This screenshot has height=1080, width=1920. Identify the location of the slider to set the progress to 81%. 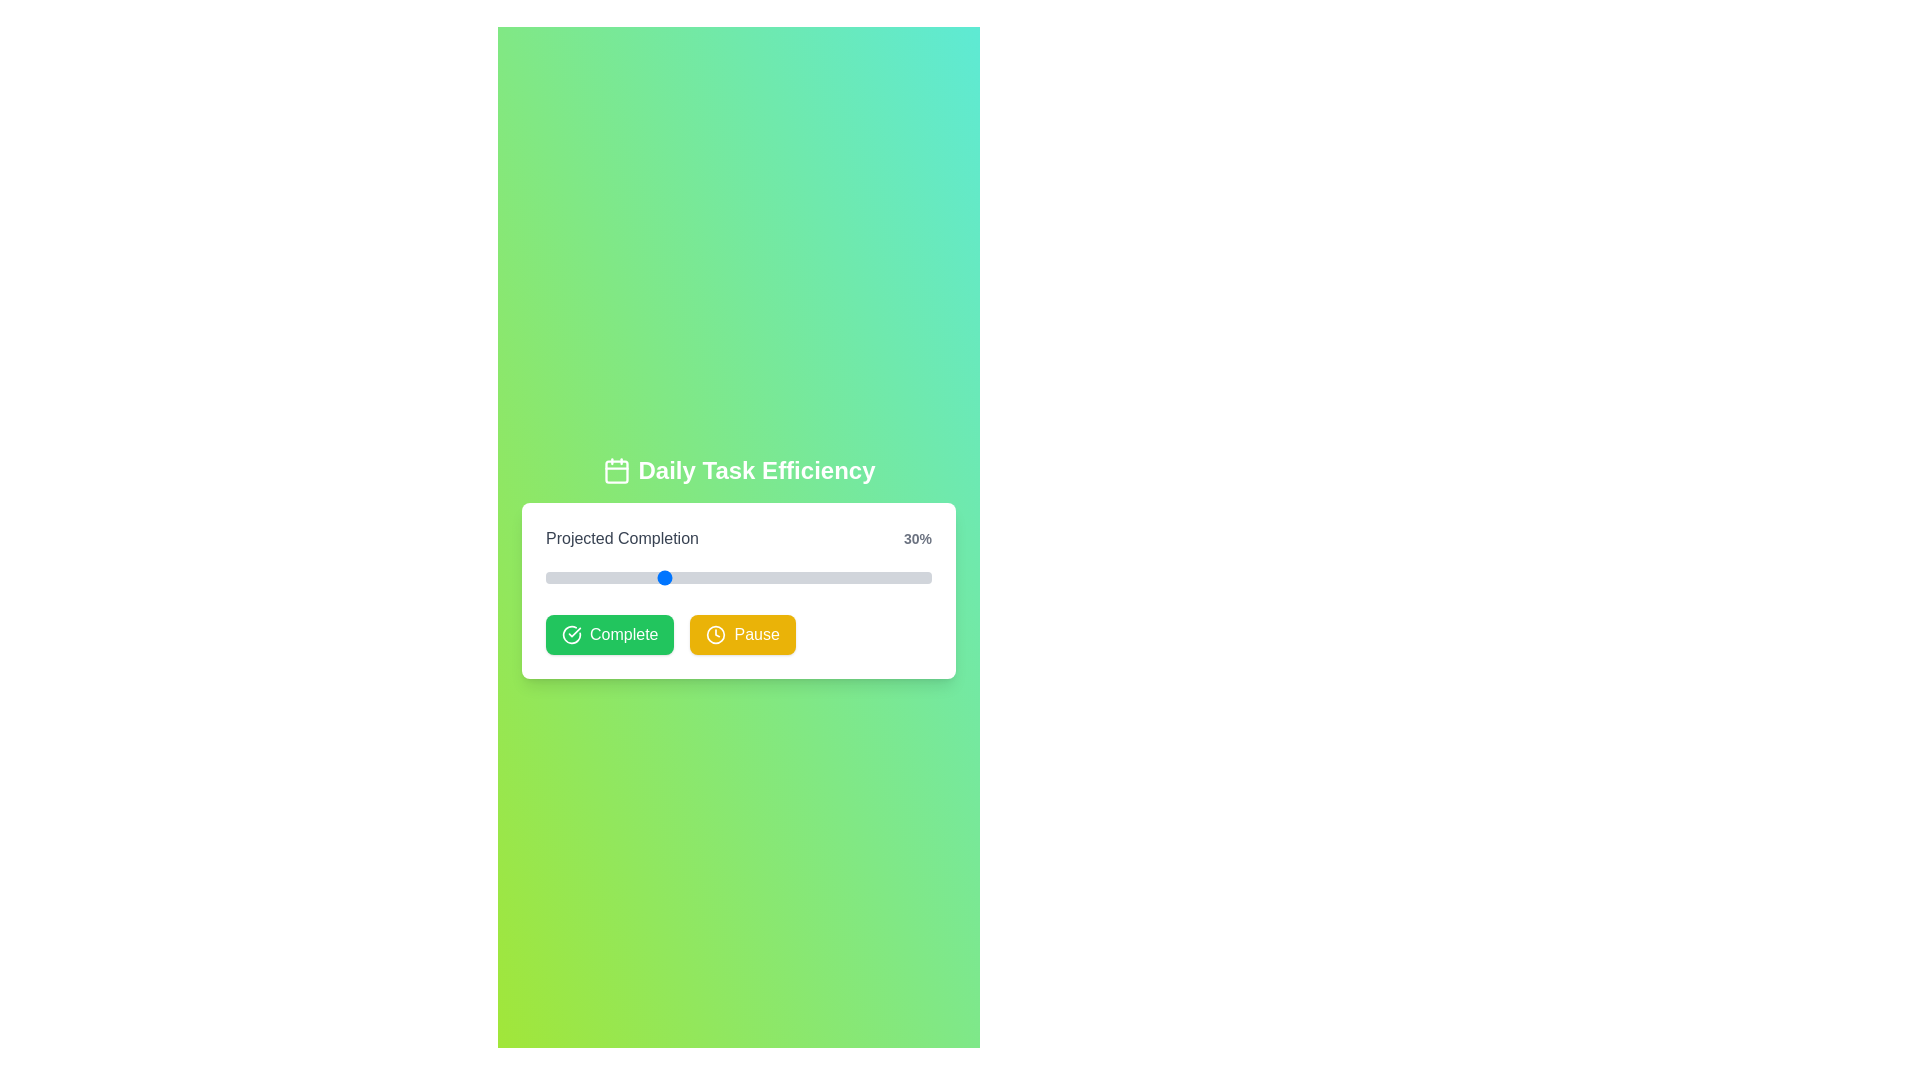
(858, 578).